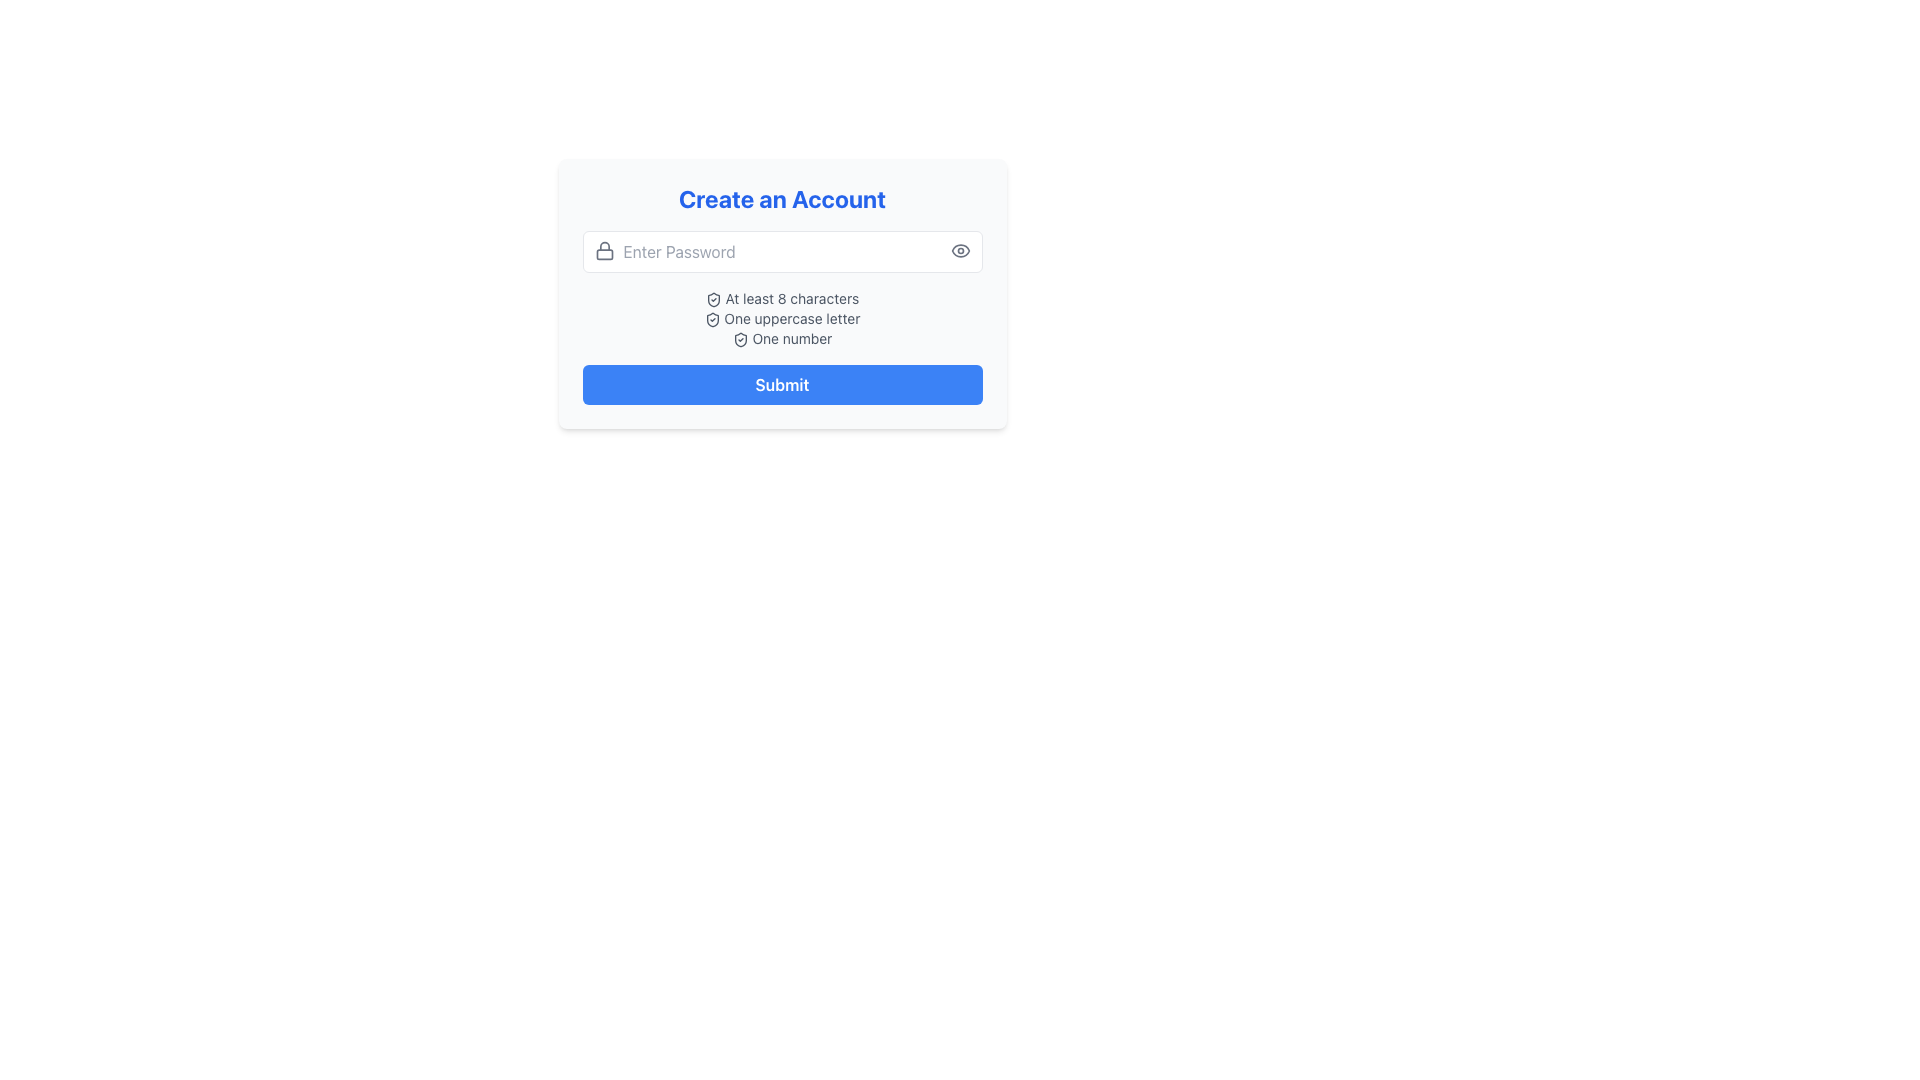  I want to click on the visual indicator icon for the password requirement 'One number' located to the left of its corresponding label, so click(739, 339).